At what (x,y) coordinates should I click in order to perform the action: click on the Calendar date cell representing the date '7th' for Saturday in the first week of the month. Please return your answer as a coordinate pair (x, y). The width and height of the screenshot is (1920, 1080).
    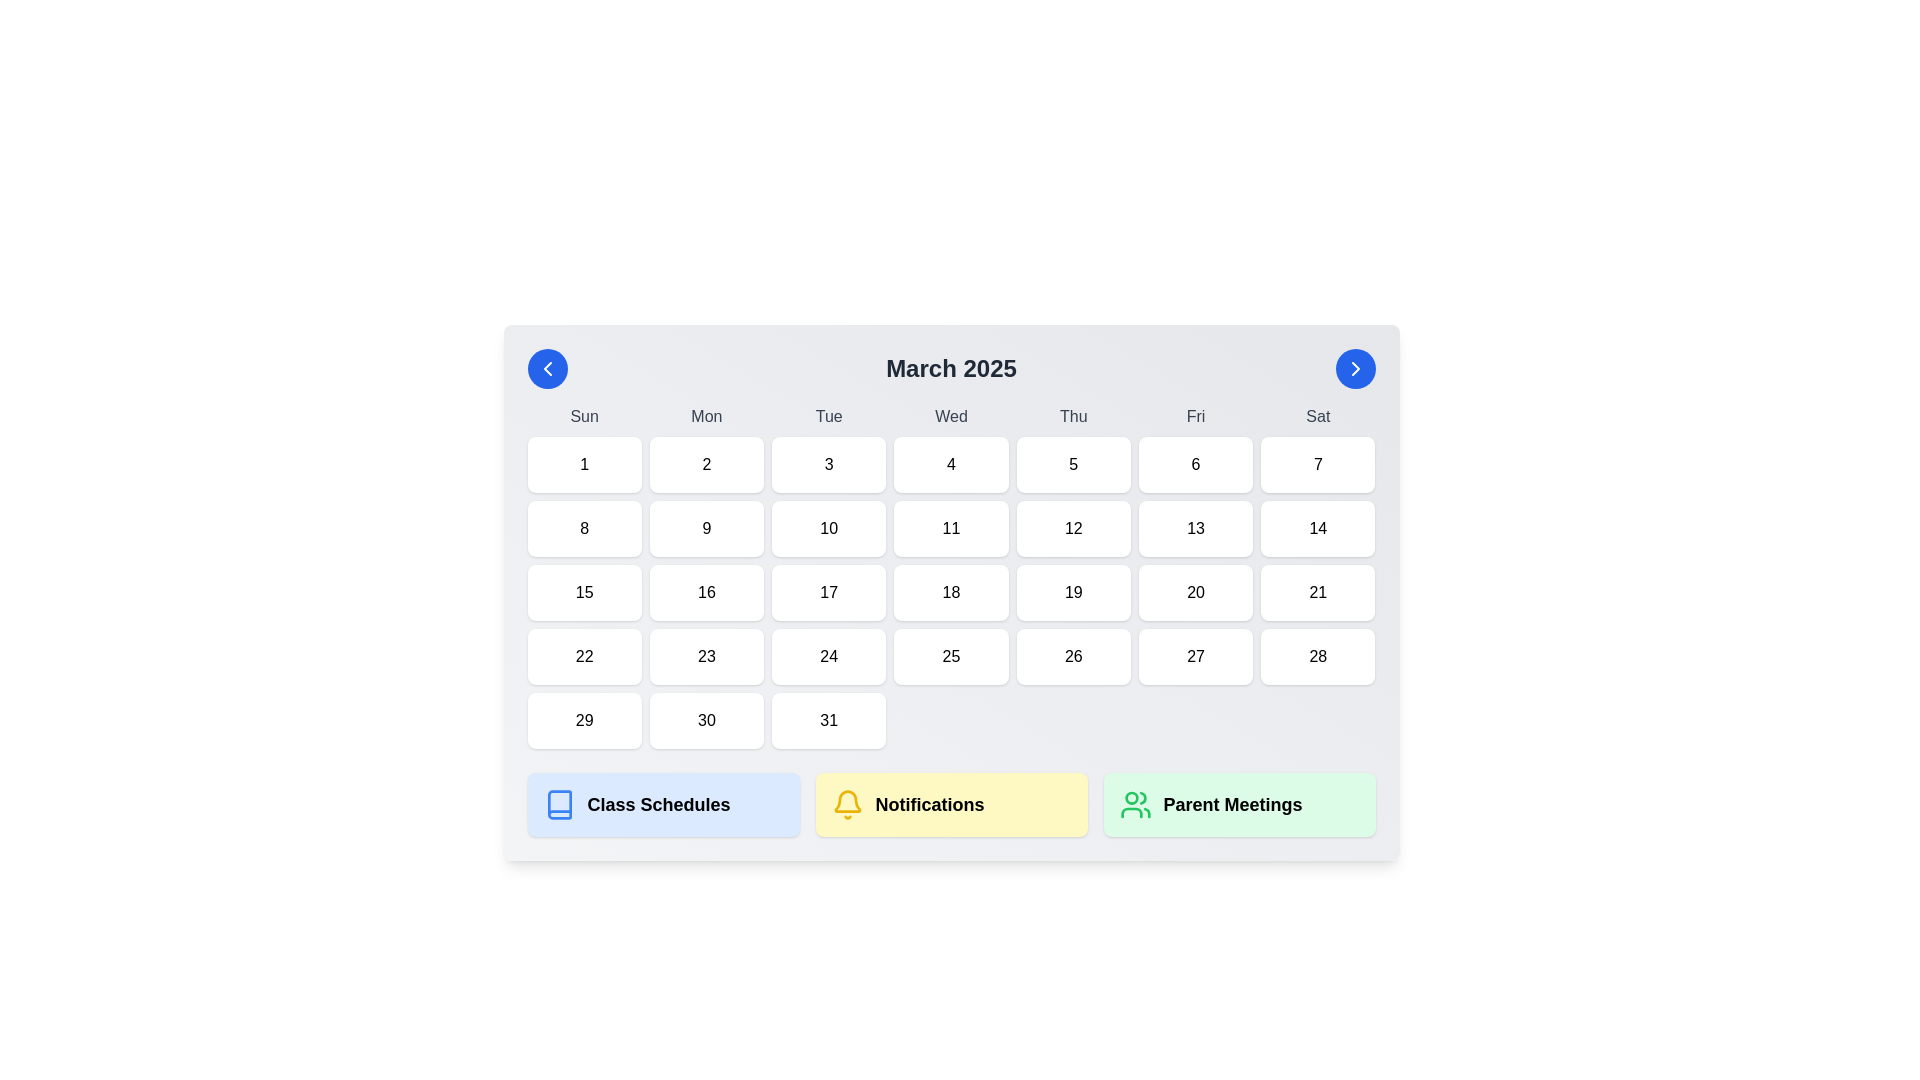
    Looking at the image, I should click on (1318, 465).